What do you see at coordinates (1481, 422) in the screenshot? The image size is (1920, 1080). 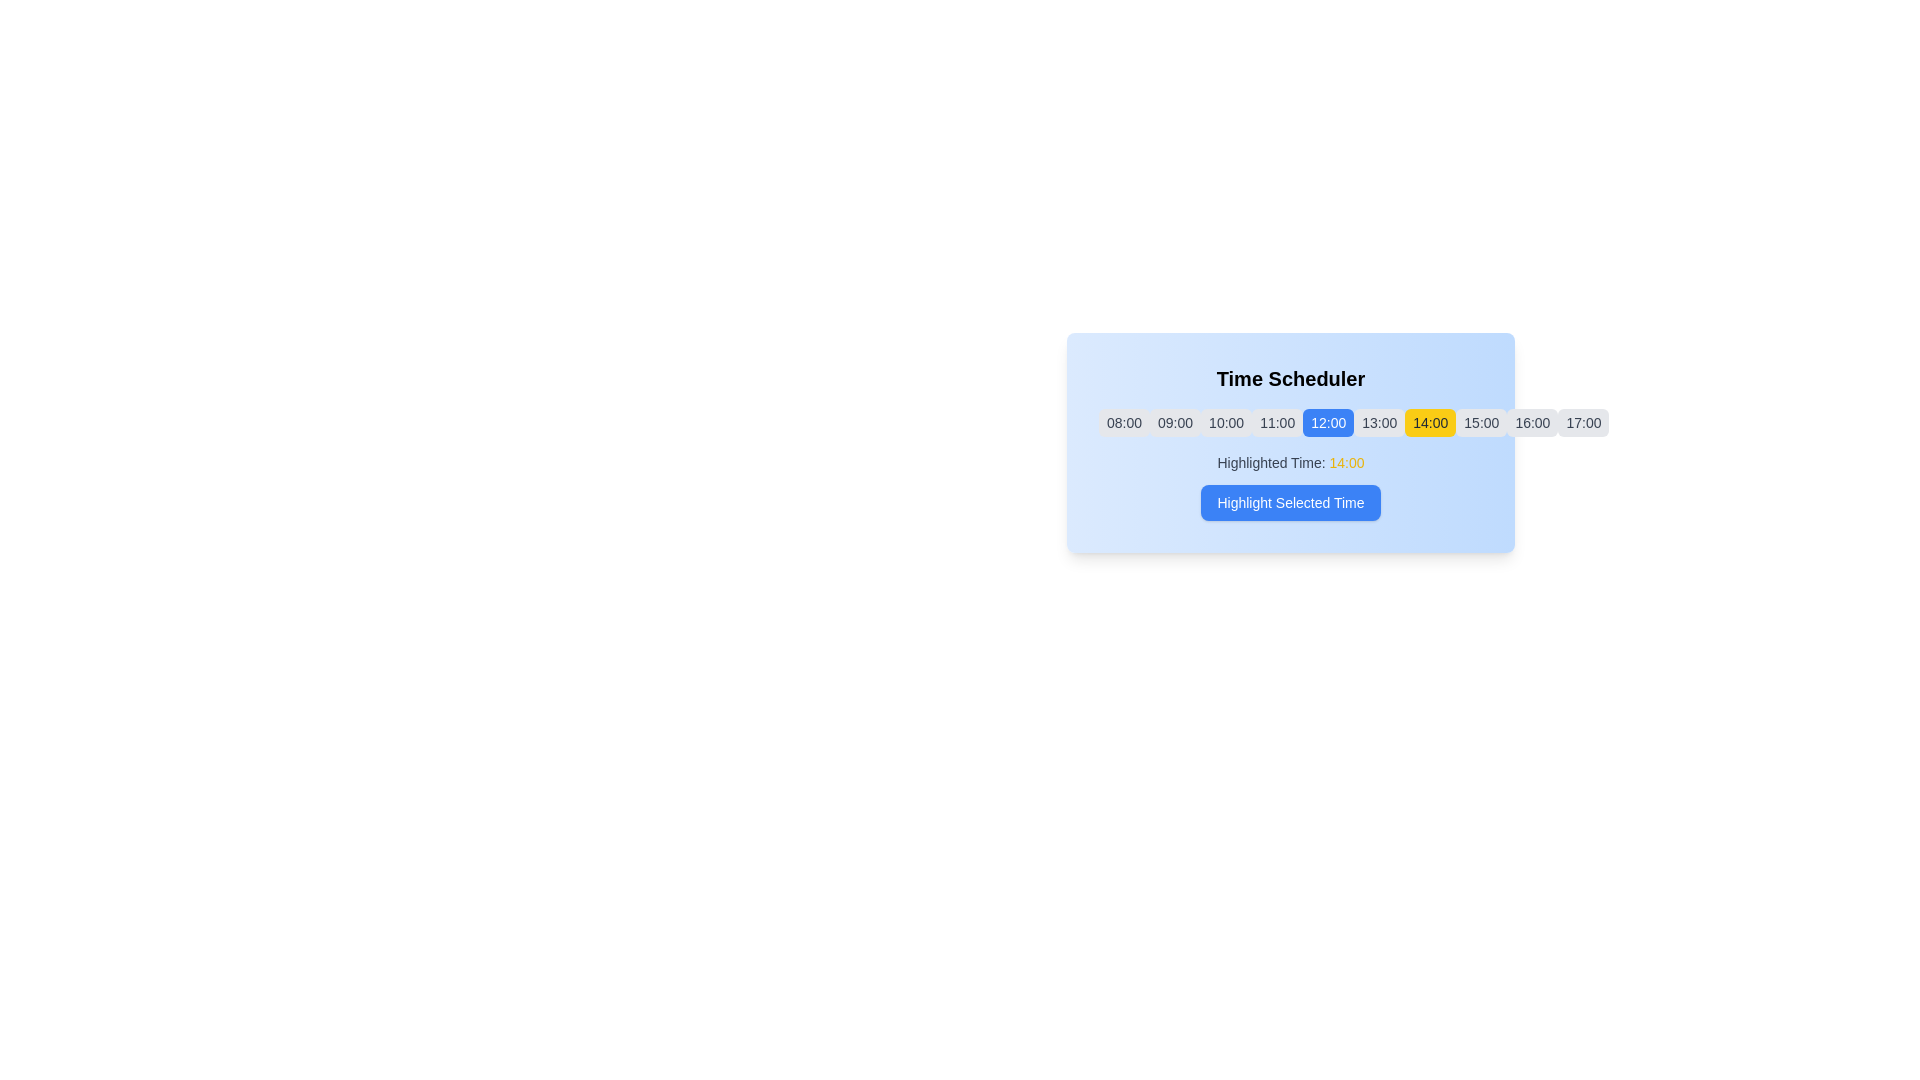 I see `the eighth time selection button labeled '15:00'` at bounding box center [1481, 422].